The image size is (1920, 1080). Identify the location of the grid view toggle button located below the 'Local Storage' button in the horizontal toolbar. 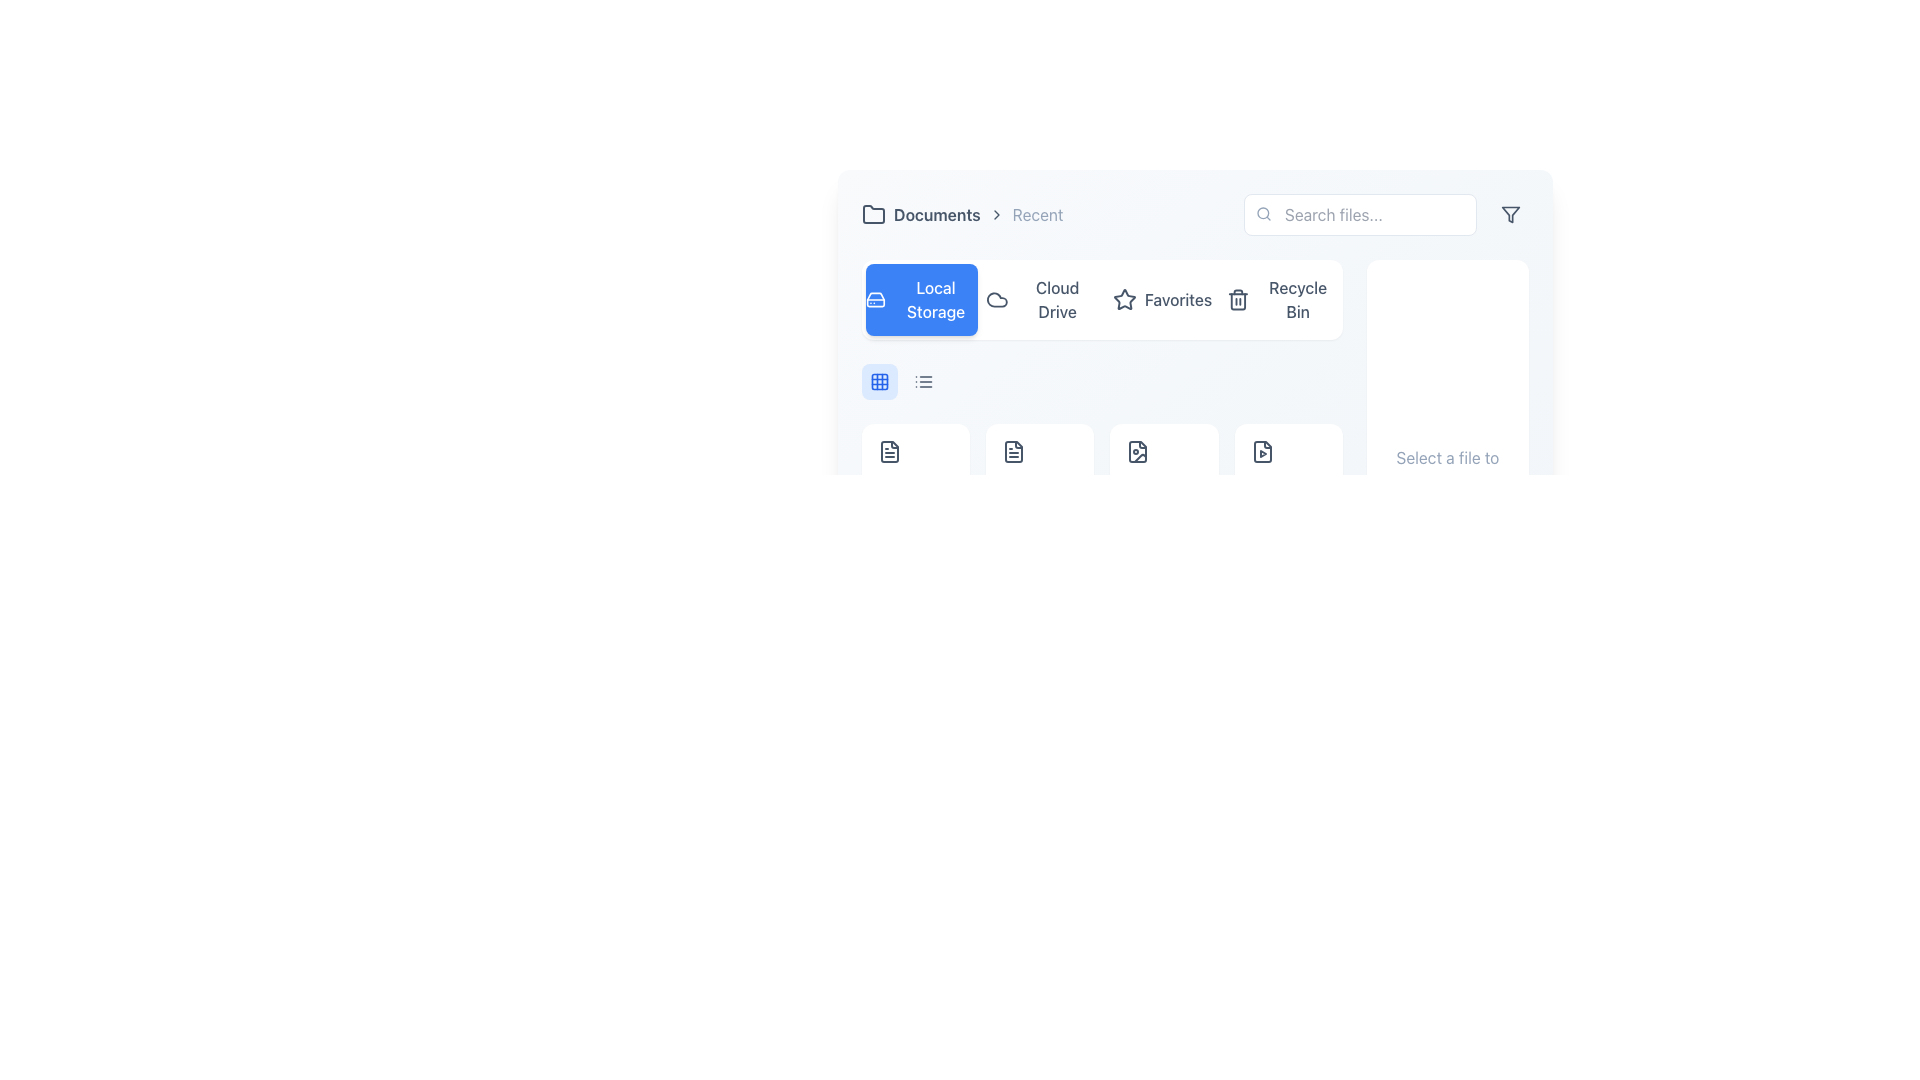
(879, 381).